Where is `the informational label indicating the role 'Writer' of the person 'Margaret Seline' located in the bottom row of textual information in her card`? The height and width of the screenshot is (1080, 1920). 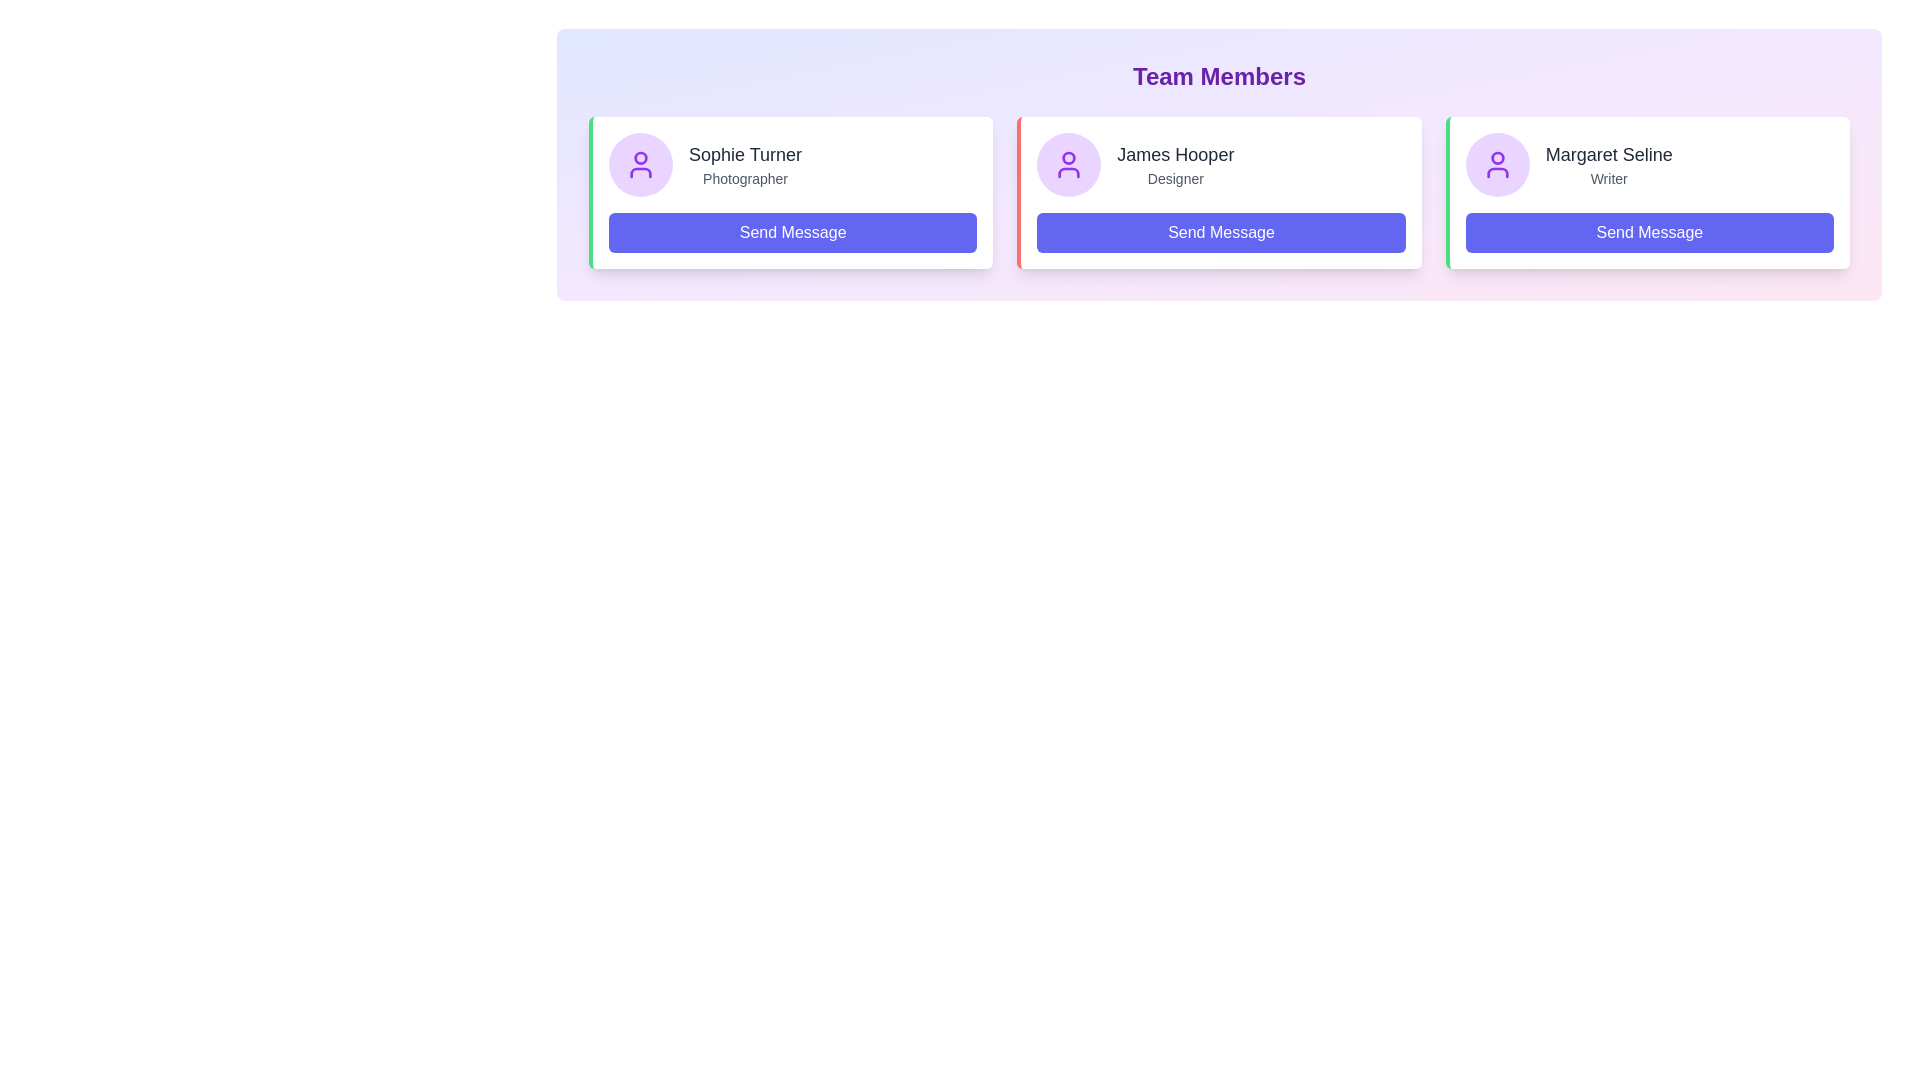
the informational label indicating the role 'Writer' of the person 'Margaret Seline' located in the bottom row of textual information in her card is located at coordinates (1609, 177).